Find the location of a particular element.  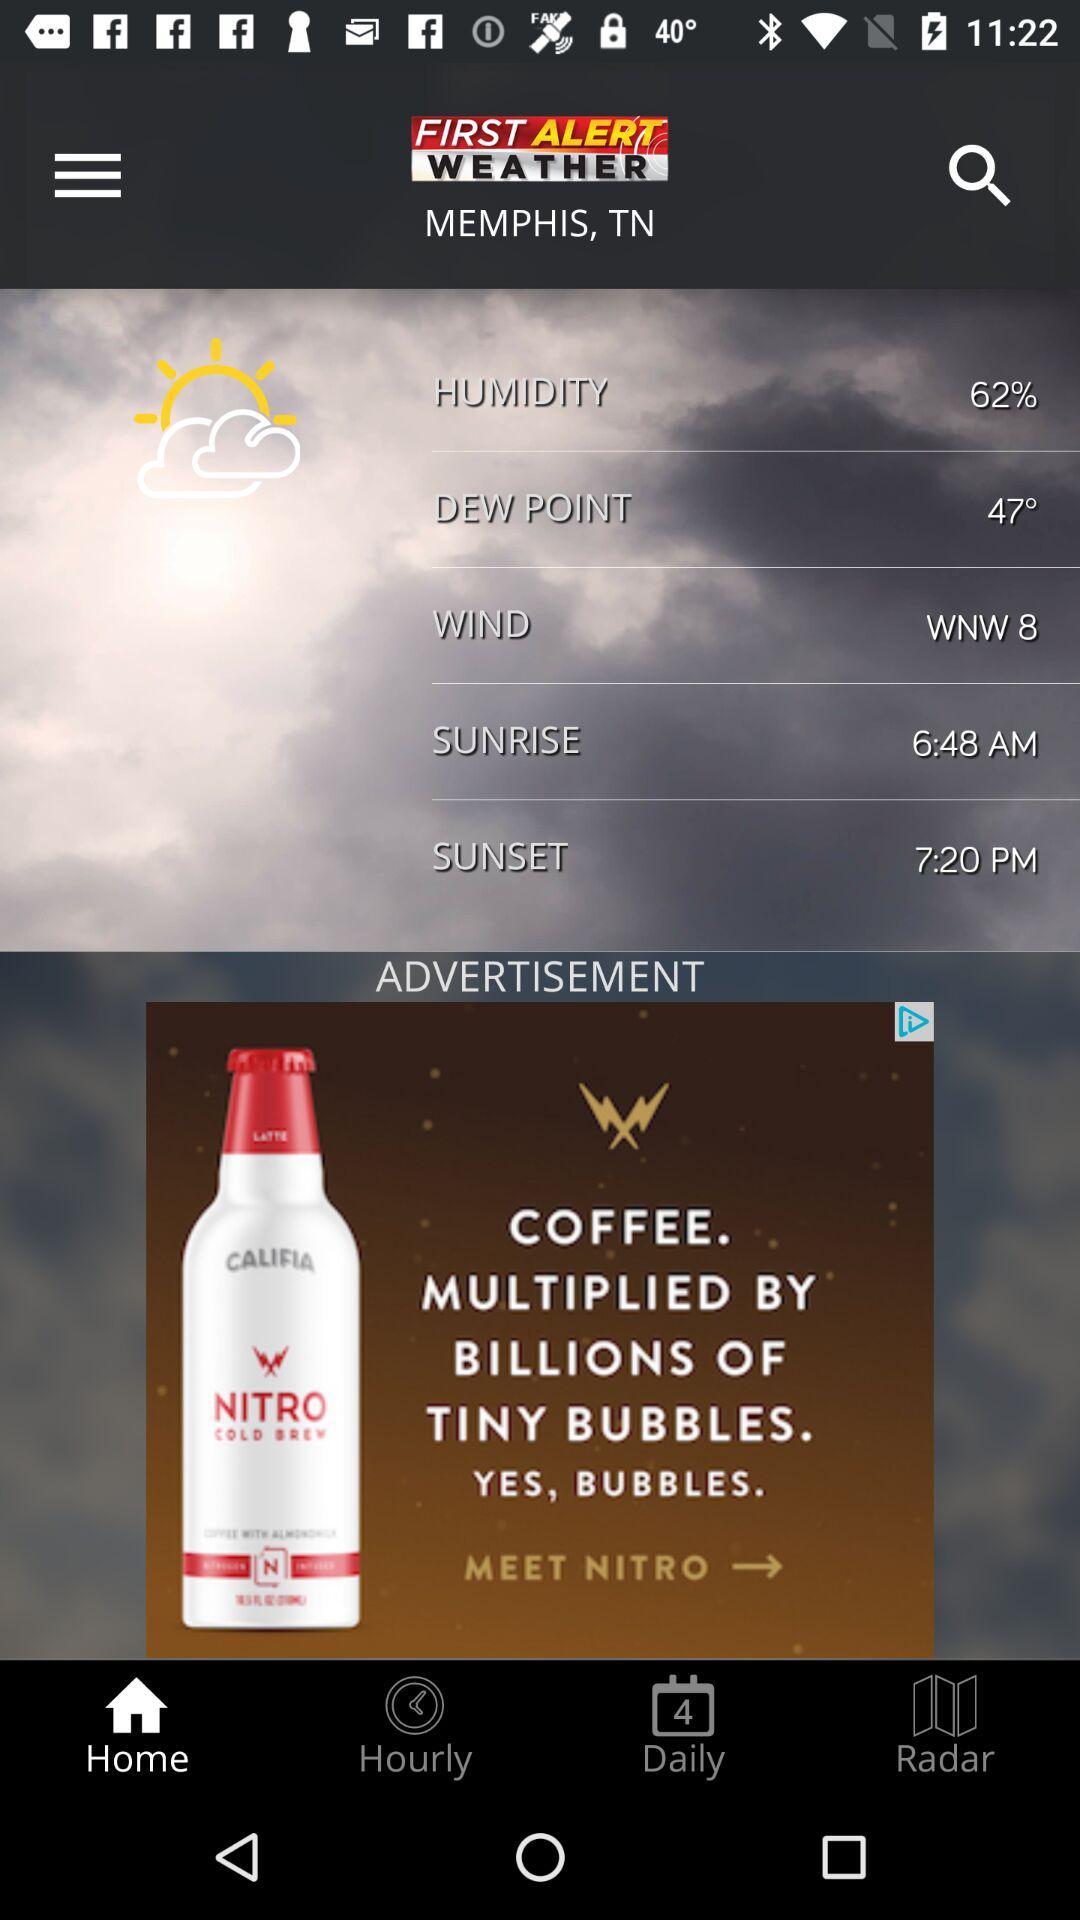

item to the left of daily icon is located at coordinates (413, 1726).